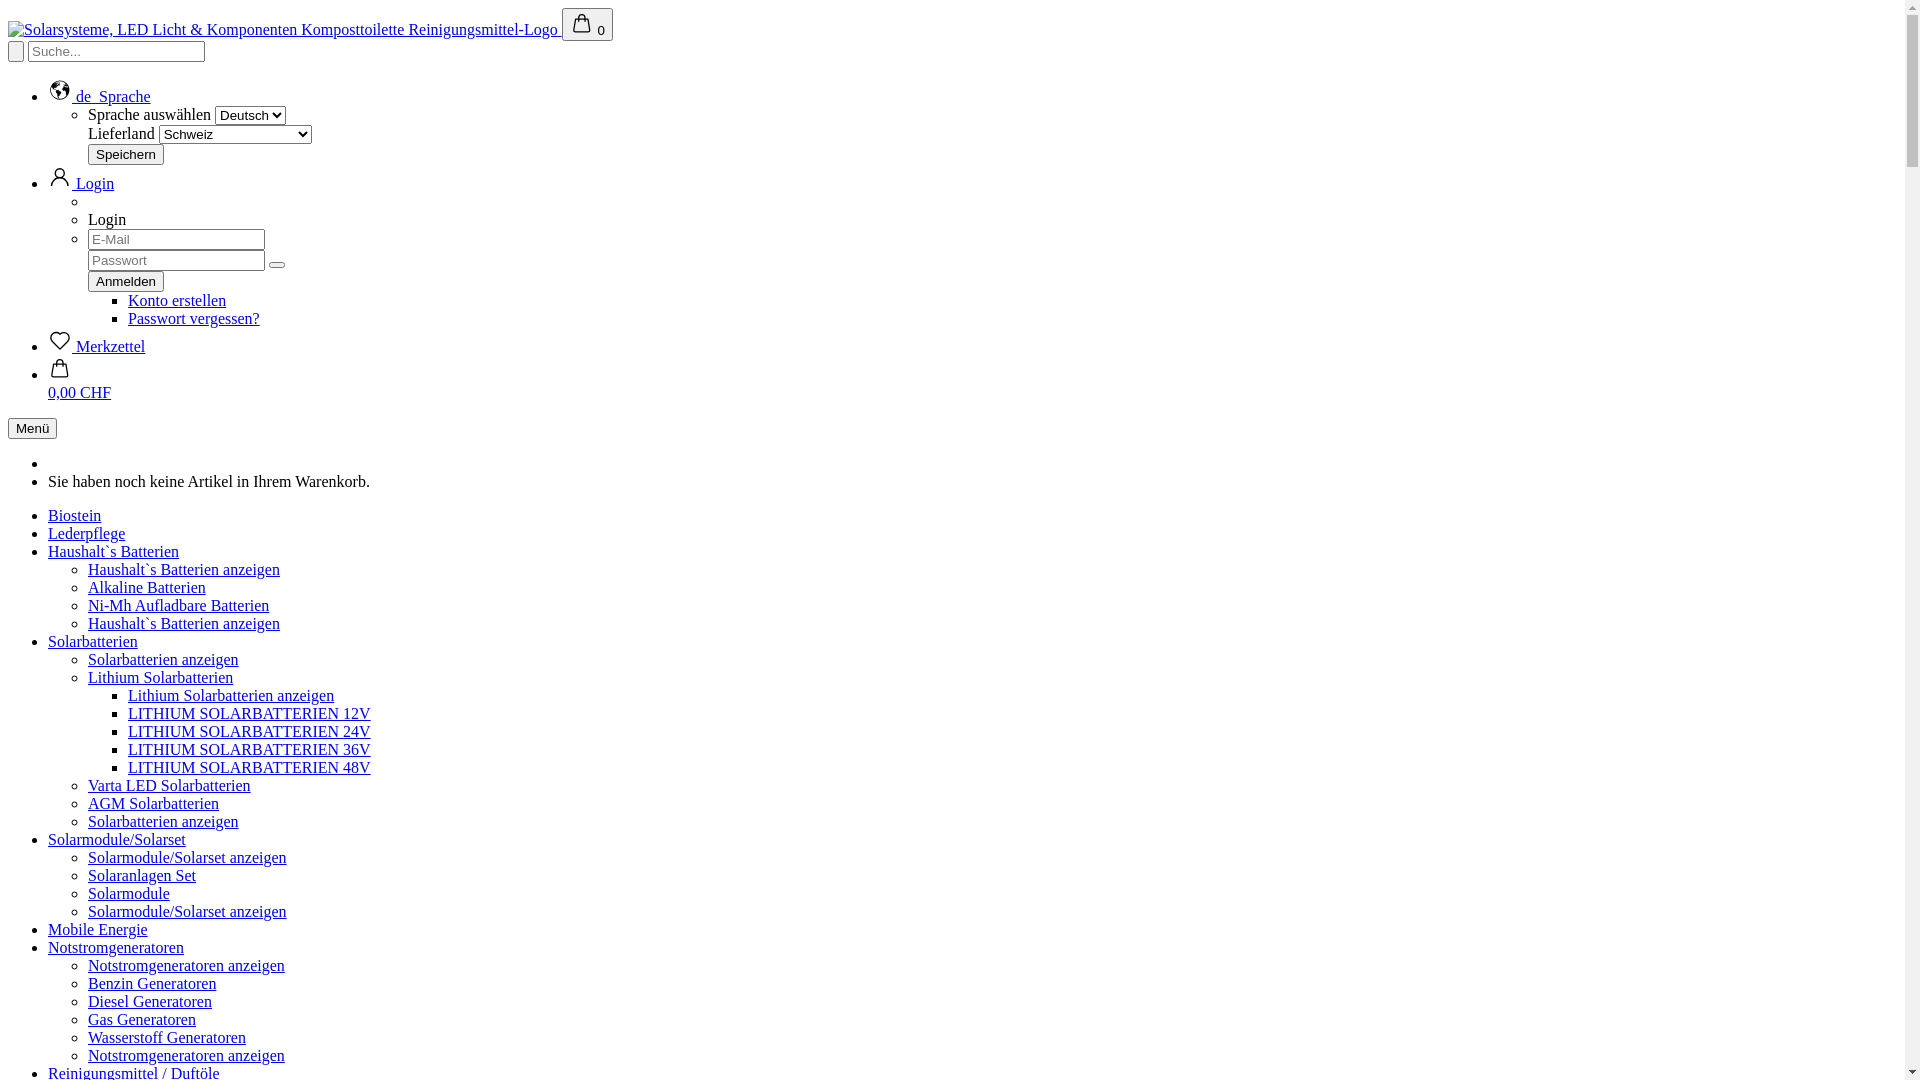 This screenshot has width=1920, height=1080. Describe the element at coordinates (74, 514) in the screenshot. I see `'Biostein'` at that location.